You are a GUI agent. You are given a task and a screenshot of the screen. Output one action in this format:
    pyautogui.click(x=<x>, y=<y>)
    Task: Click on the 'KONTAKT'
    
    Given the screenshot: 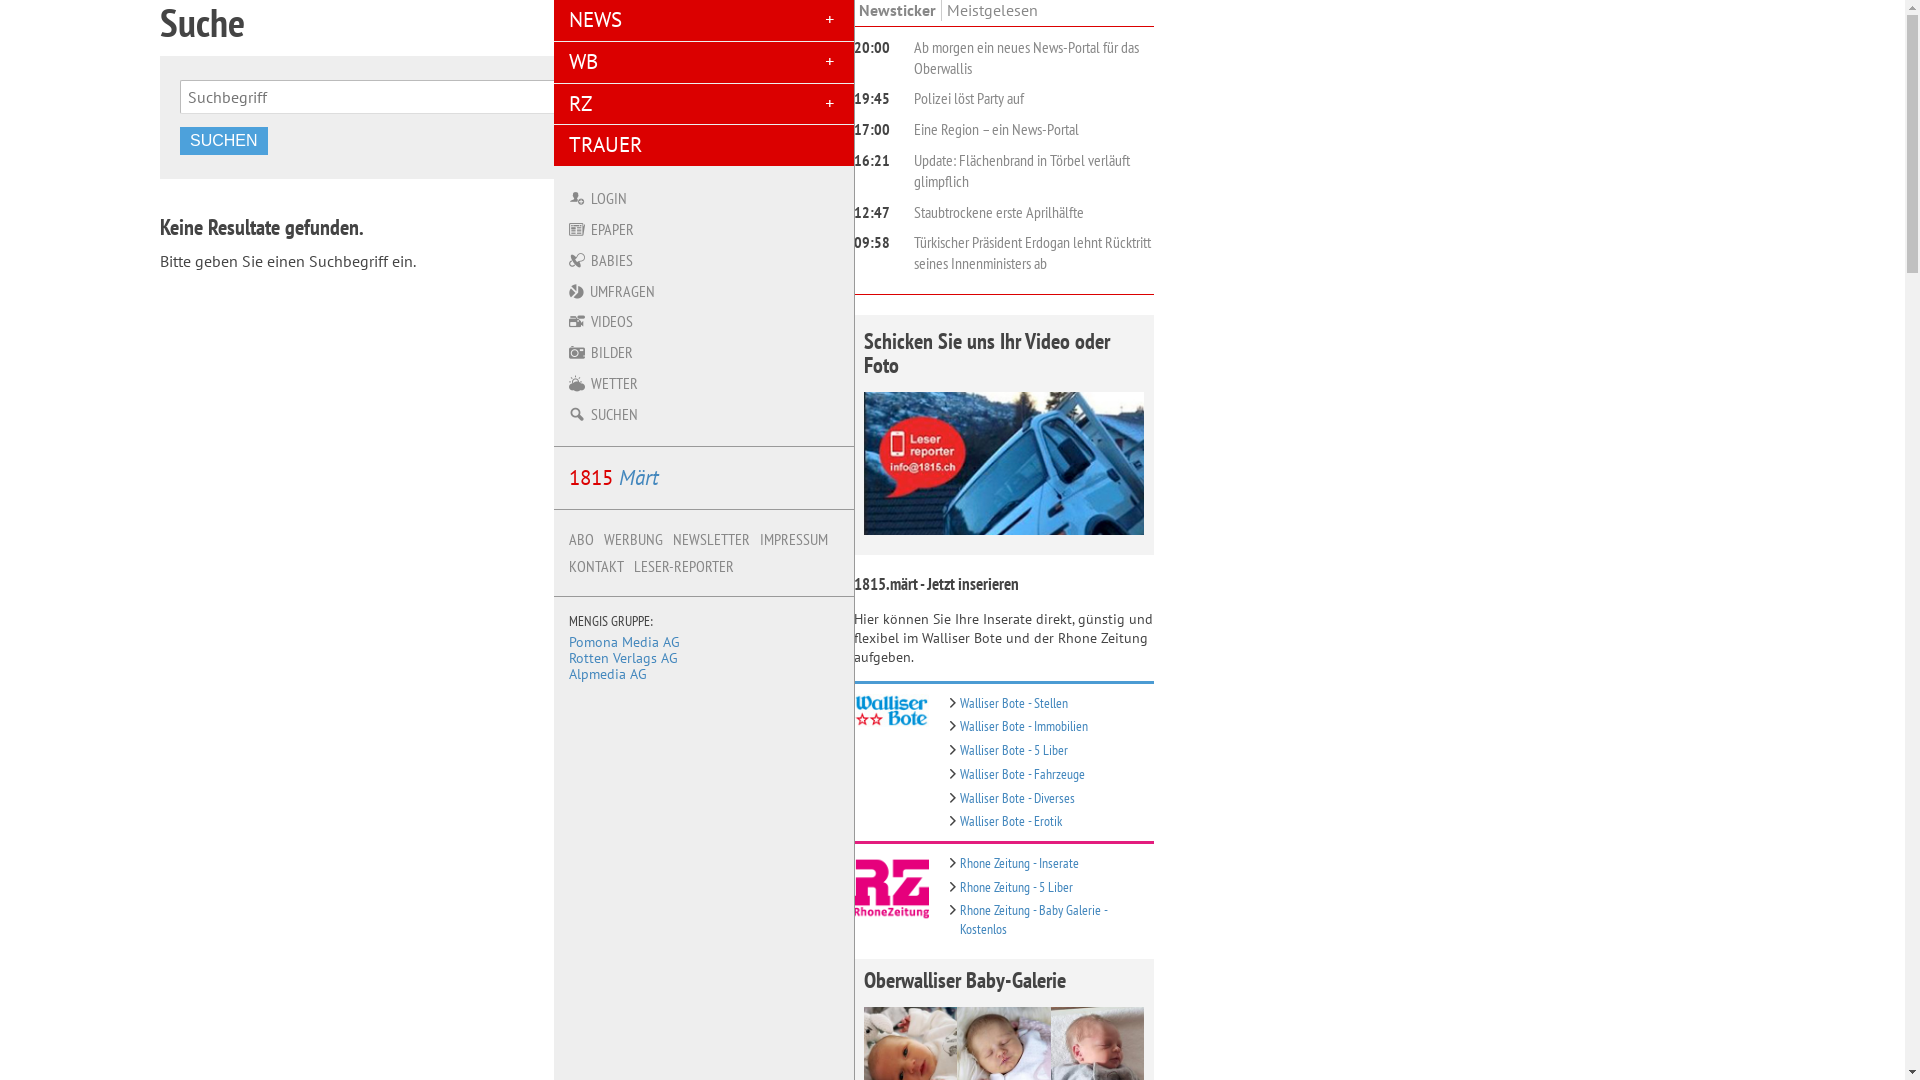 What is the action you would take?
    pyautogui.click(x=595, y=566)
    